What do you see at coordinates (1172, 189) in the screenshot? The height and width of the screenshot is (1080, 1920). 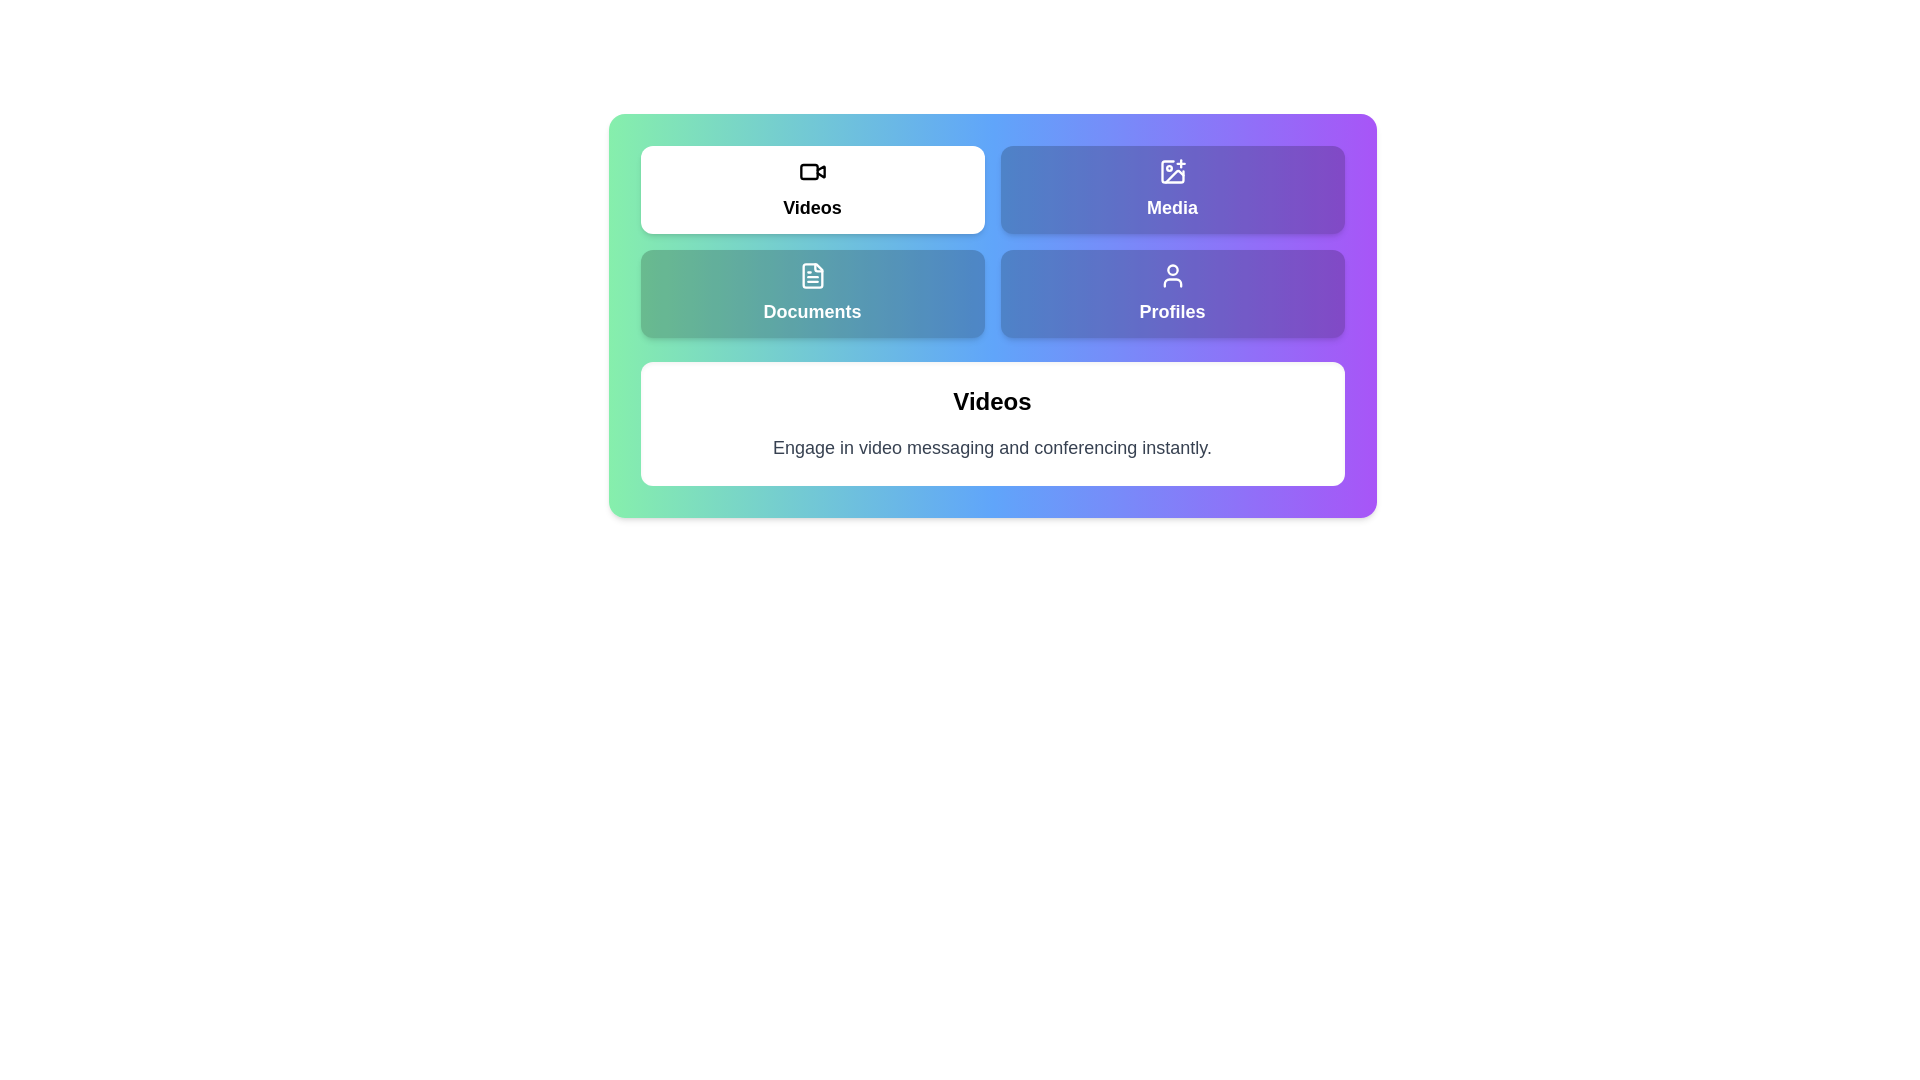 I see `the Media tab to view its content` at bounding box center [1172, 189].